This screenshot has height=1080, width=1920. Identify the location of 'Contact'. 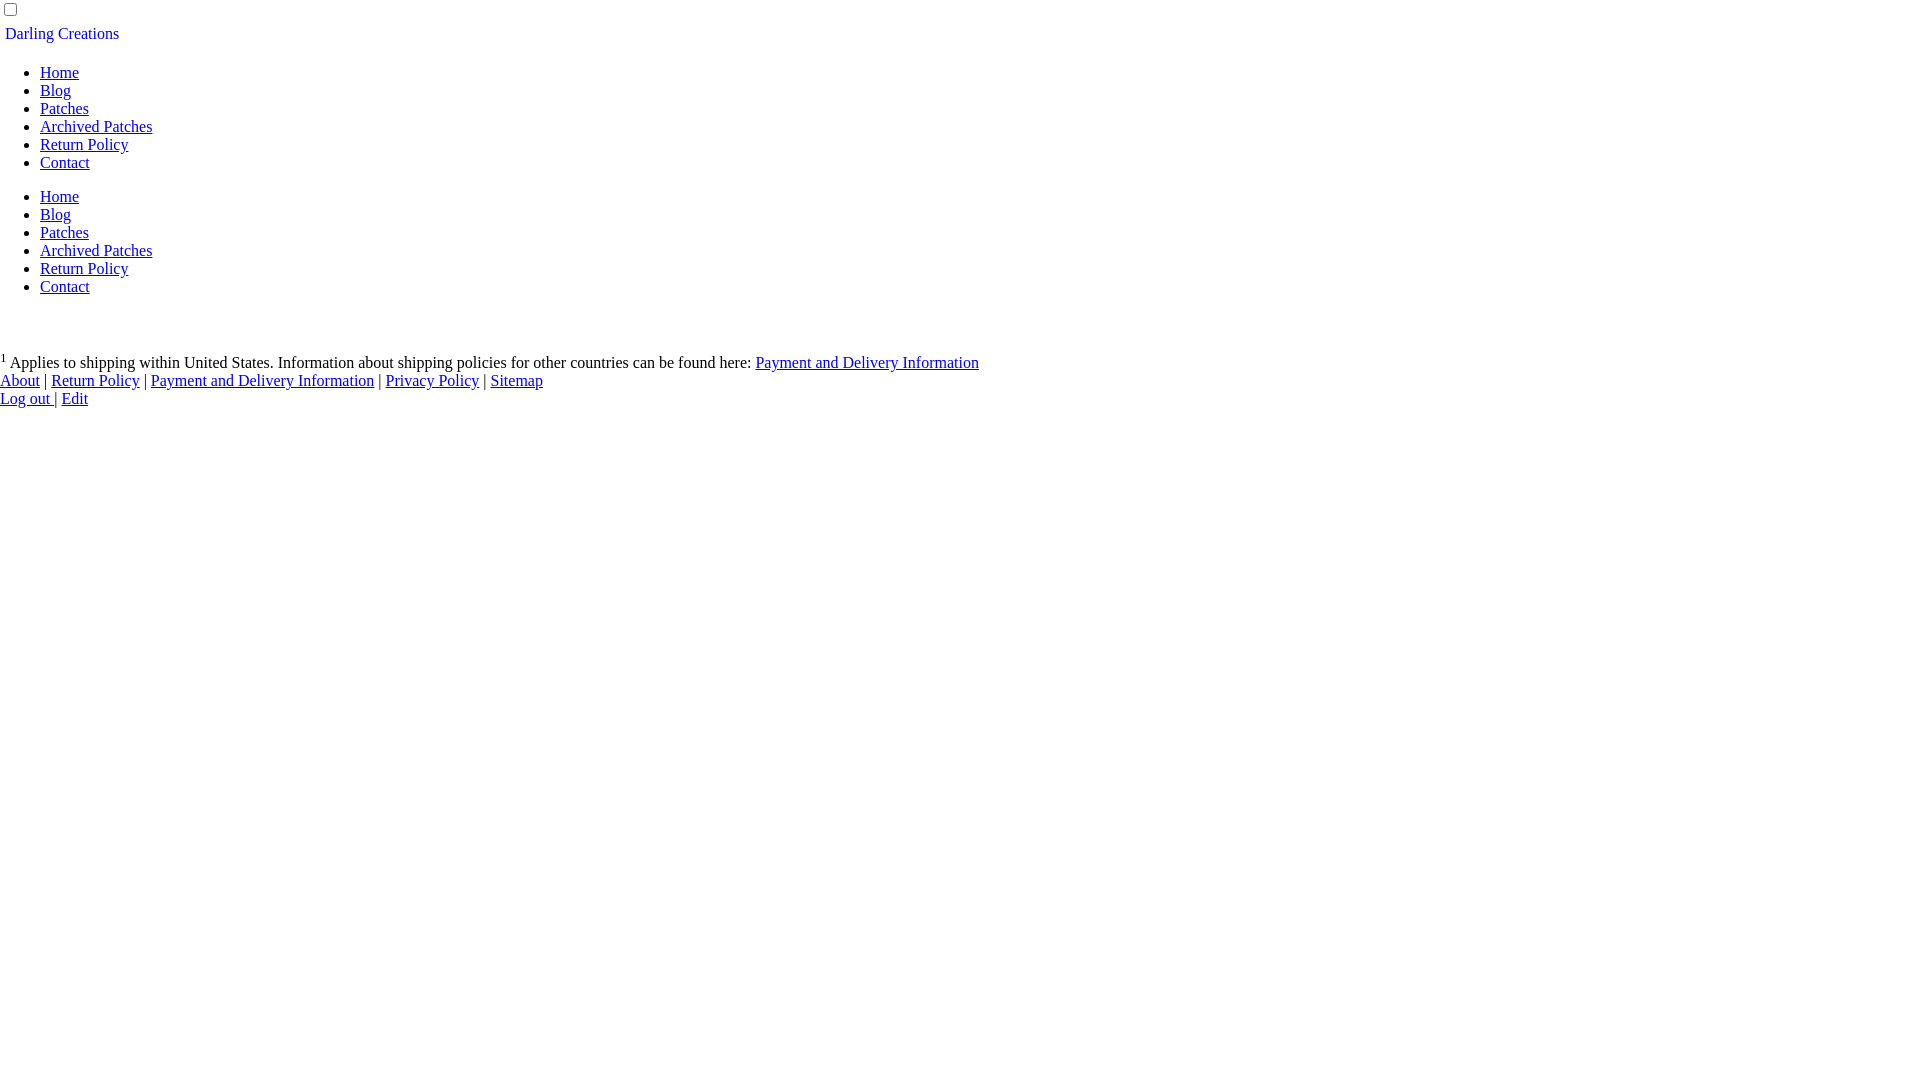
(39, 161).